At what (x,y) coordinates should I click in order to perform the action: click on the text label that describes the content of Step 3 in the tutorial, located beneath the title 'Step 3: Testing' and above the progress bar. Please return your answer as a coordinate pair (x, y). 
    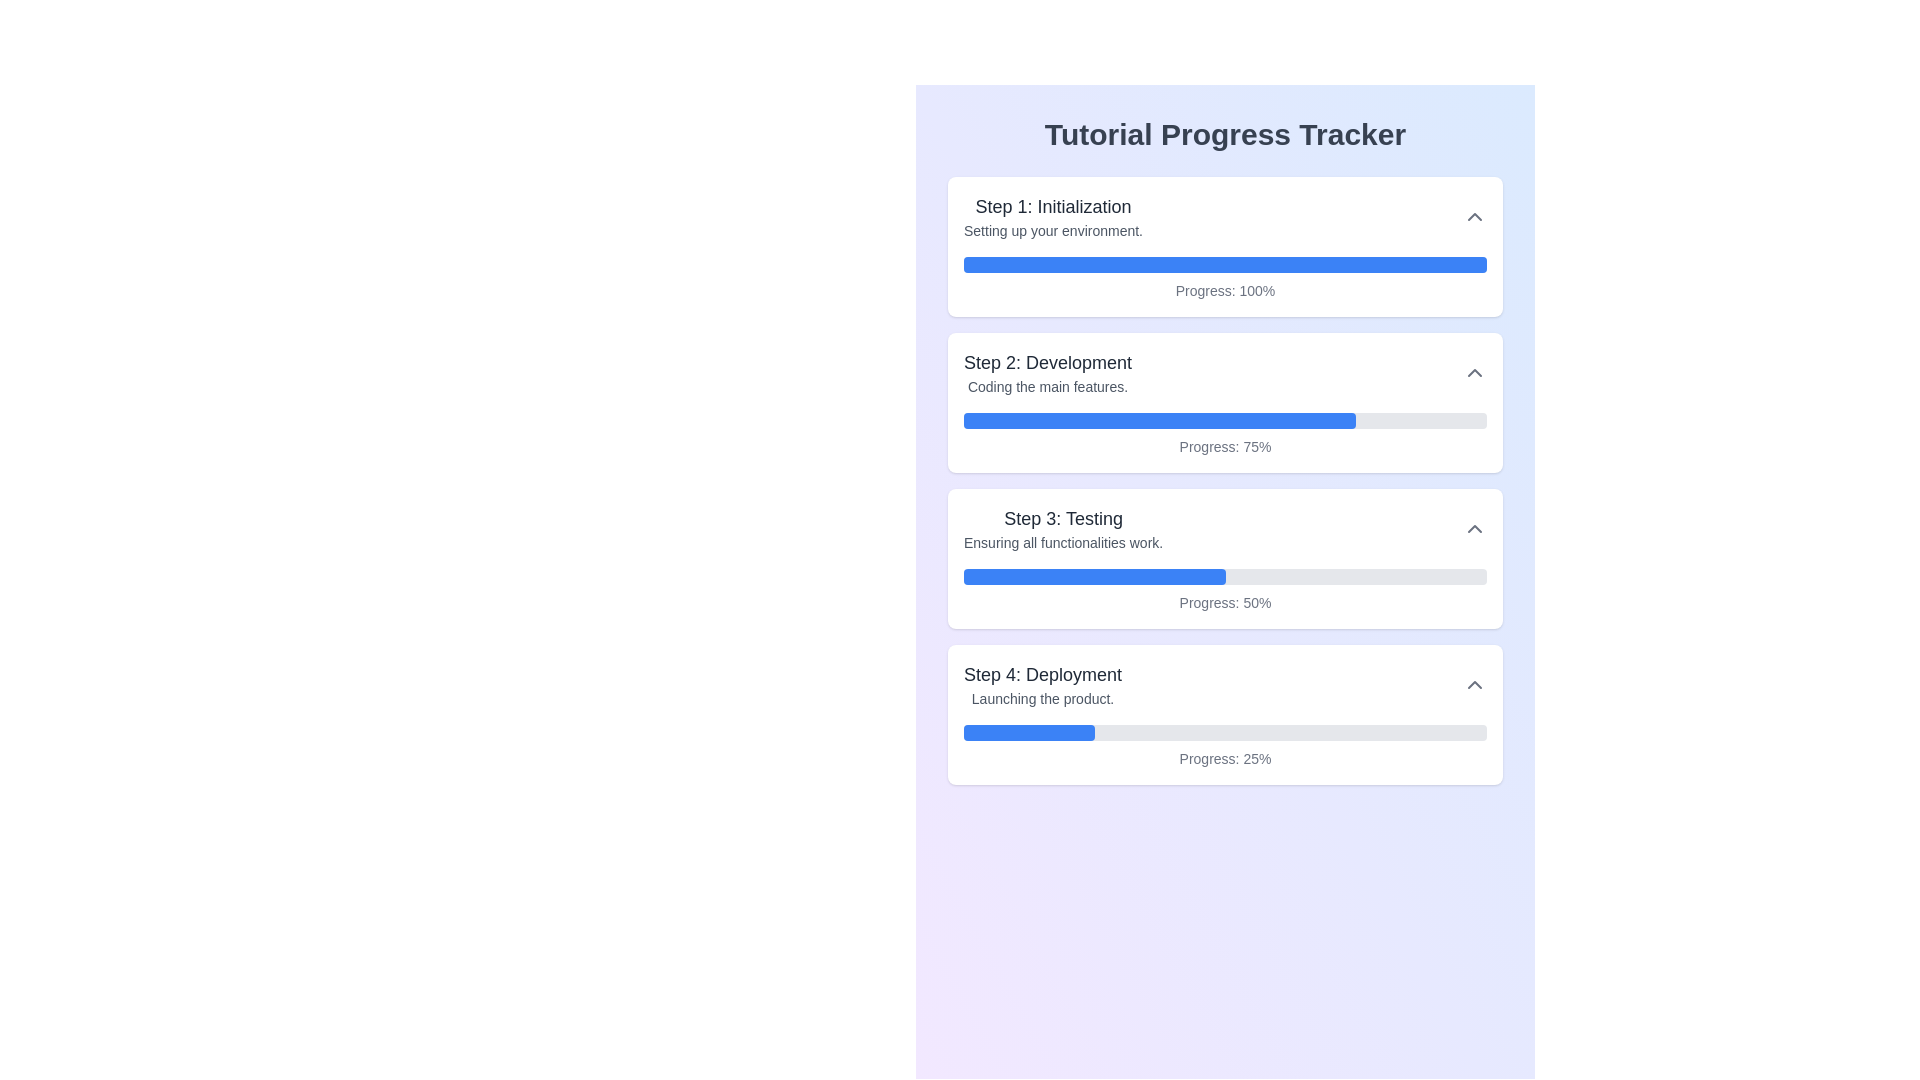
    Looking at the image, I should click on (1062, 543).